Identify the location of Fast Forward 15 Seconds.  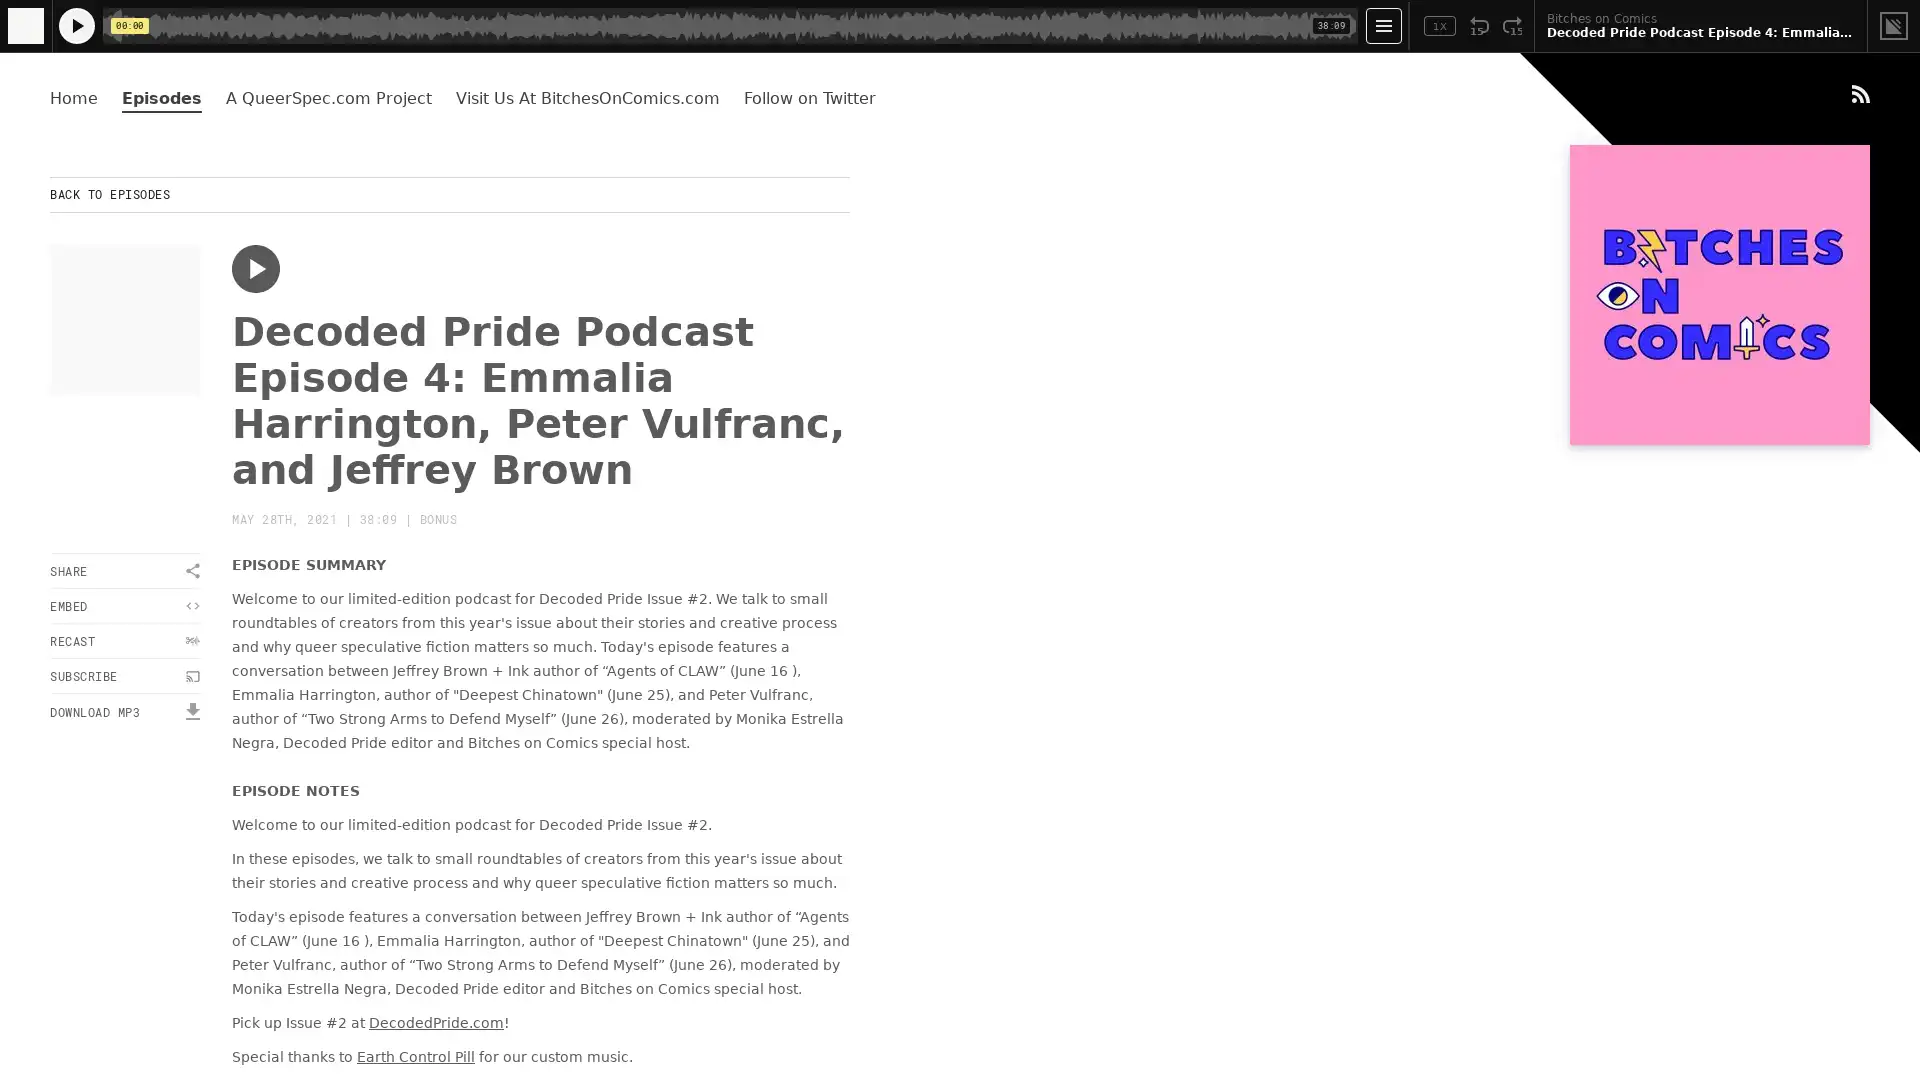
(1512, 26).